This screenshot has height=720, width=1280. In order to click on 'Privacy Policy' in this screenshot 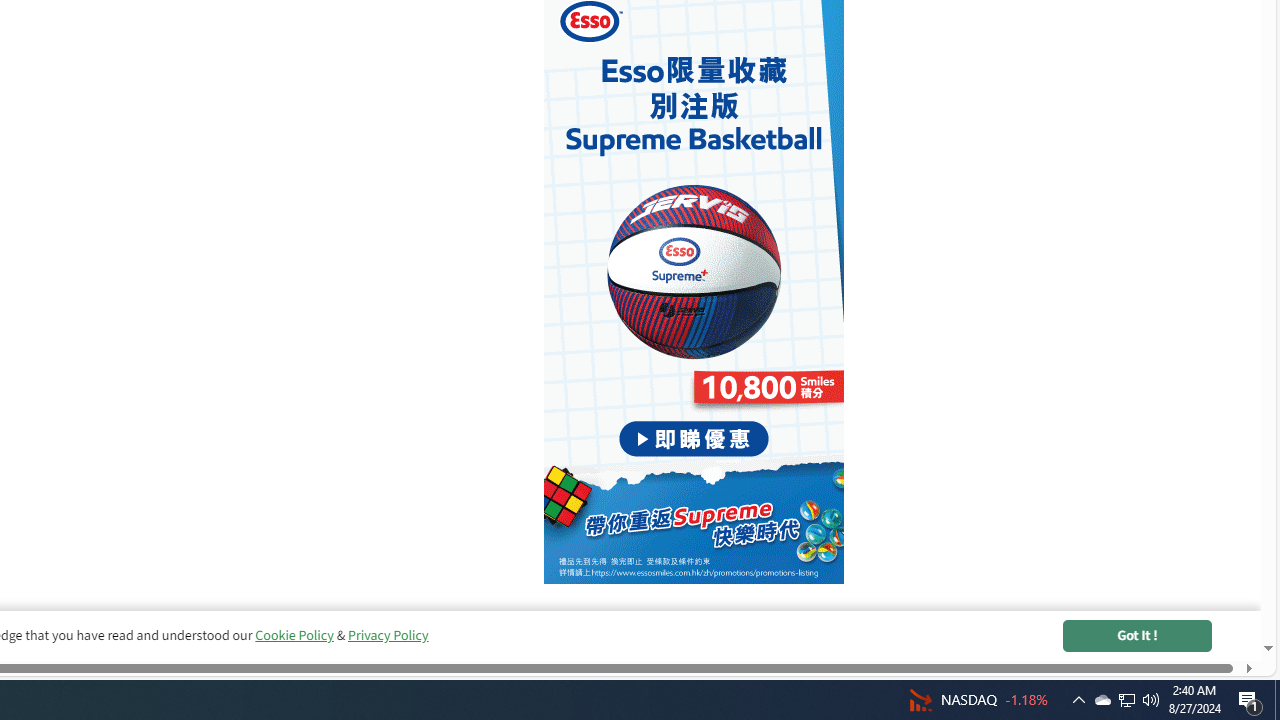, I will do `click(387, 635)`.